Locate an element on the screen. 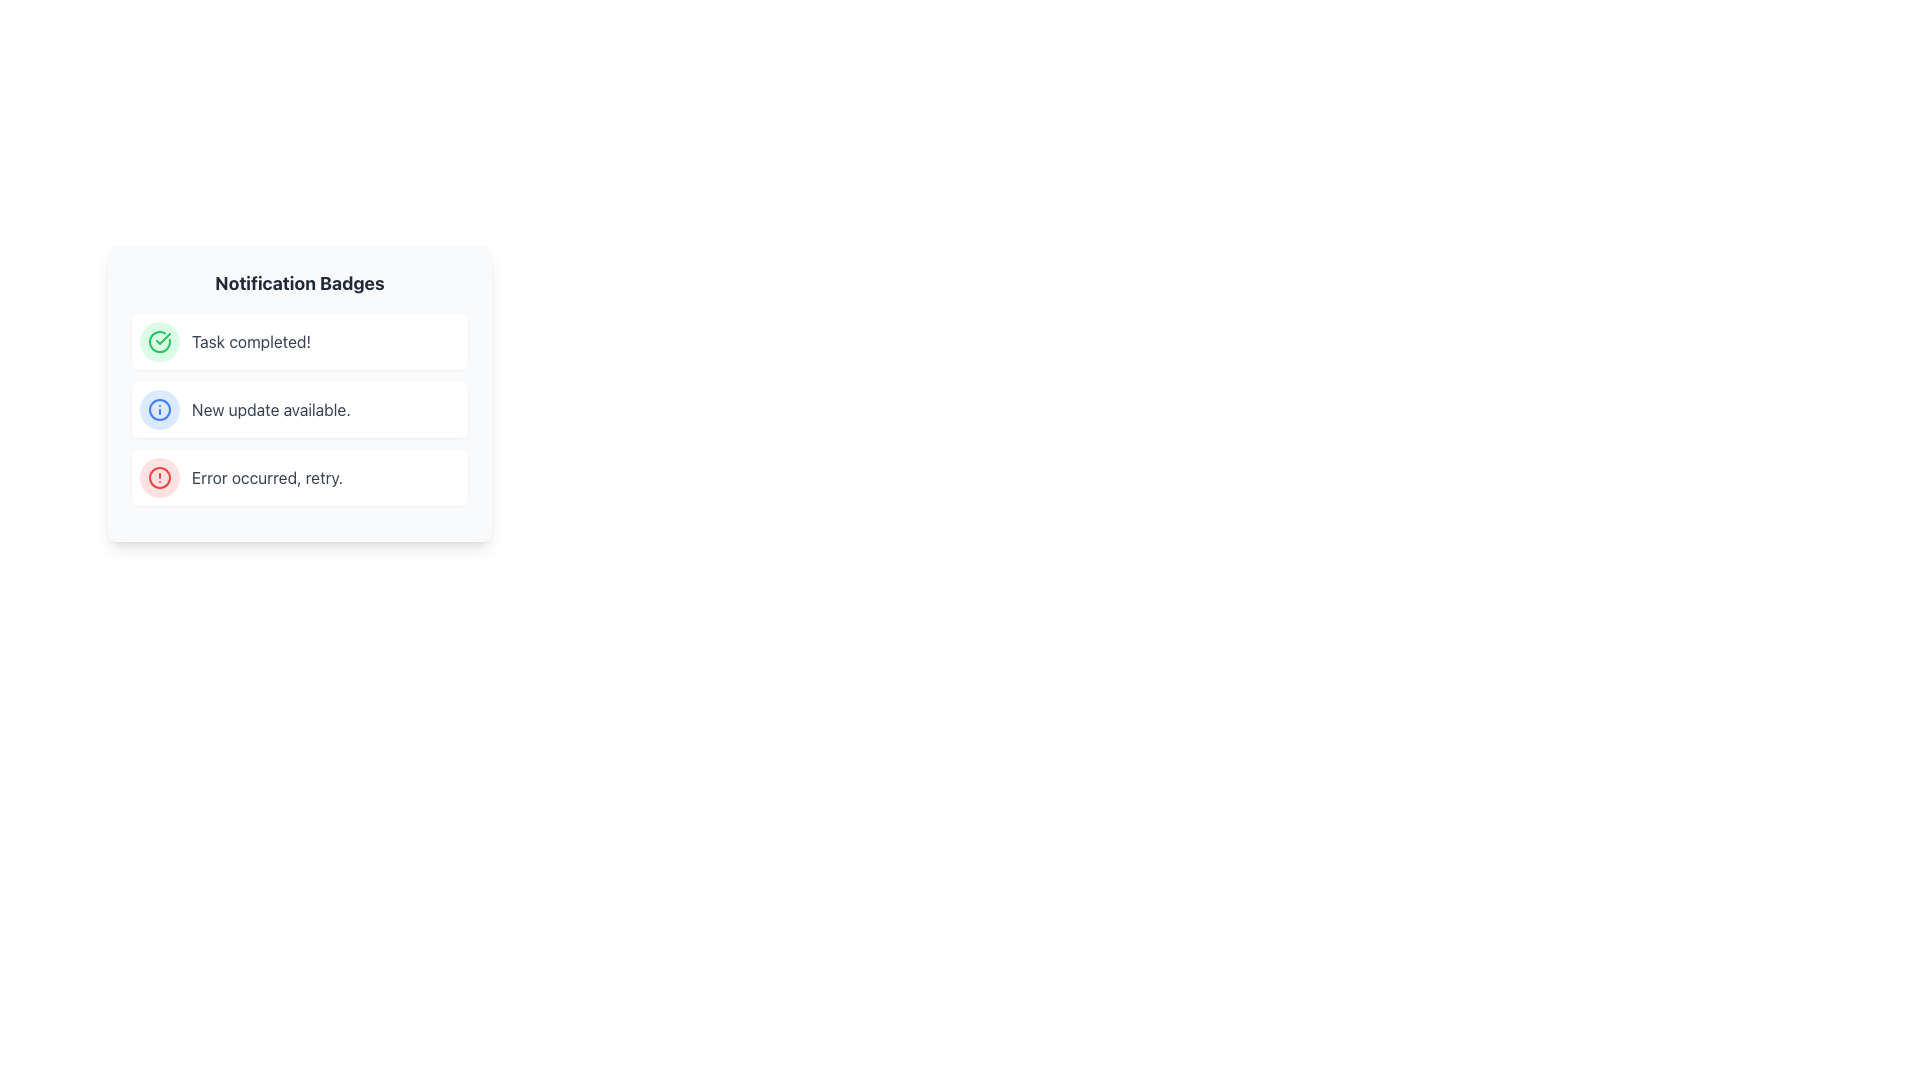  the error or alert message icon located in the leftmost part of the third row, next to the text 'Error occurred, retry.' is located at coordinates (158, 478).